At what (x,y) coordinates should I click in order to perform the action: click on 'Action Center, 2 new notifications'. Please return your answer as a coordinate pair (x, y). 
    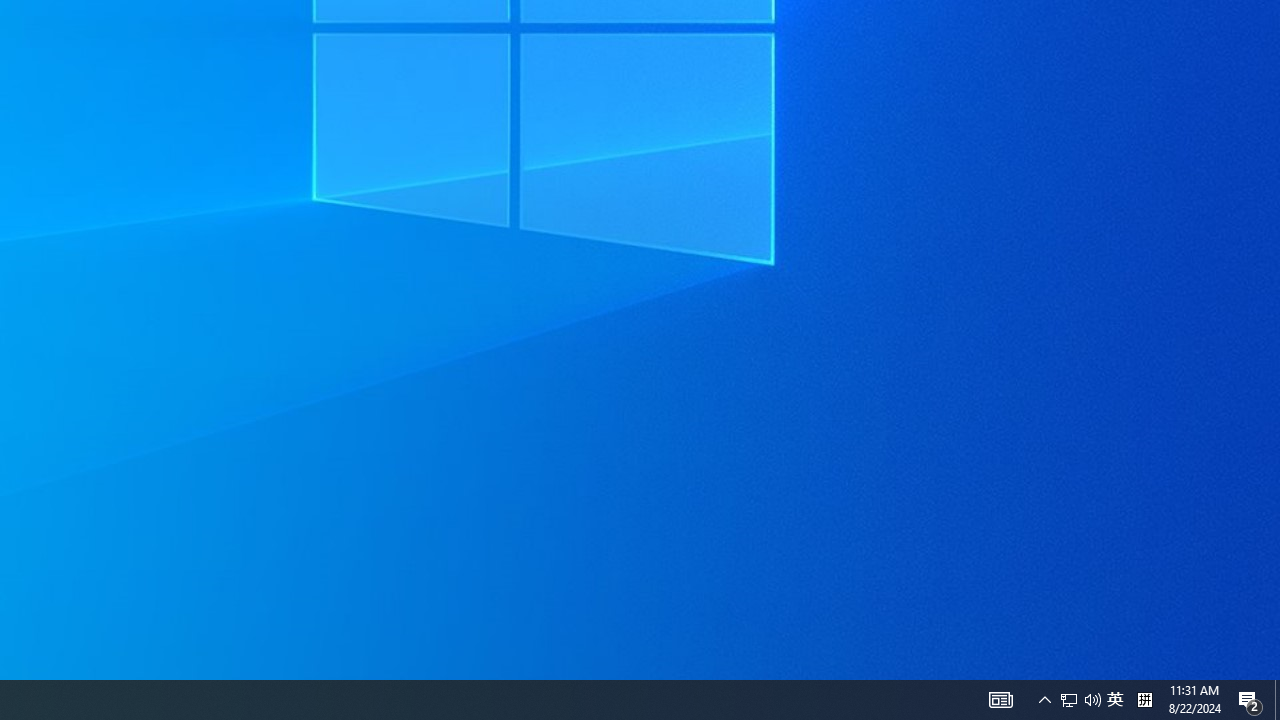
    Looking at the image, I should click on (1250, 698).